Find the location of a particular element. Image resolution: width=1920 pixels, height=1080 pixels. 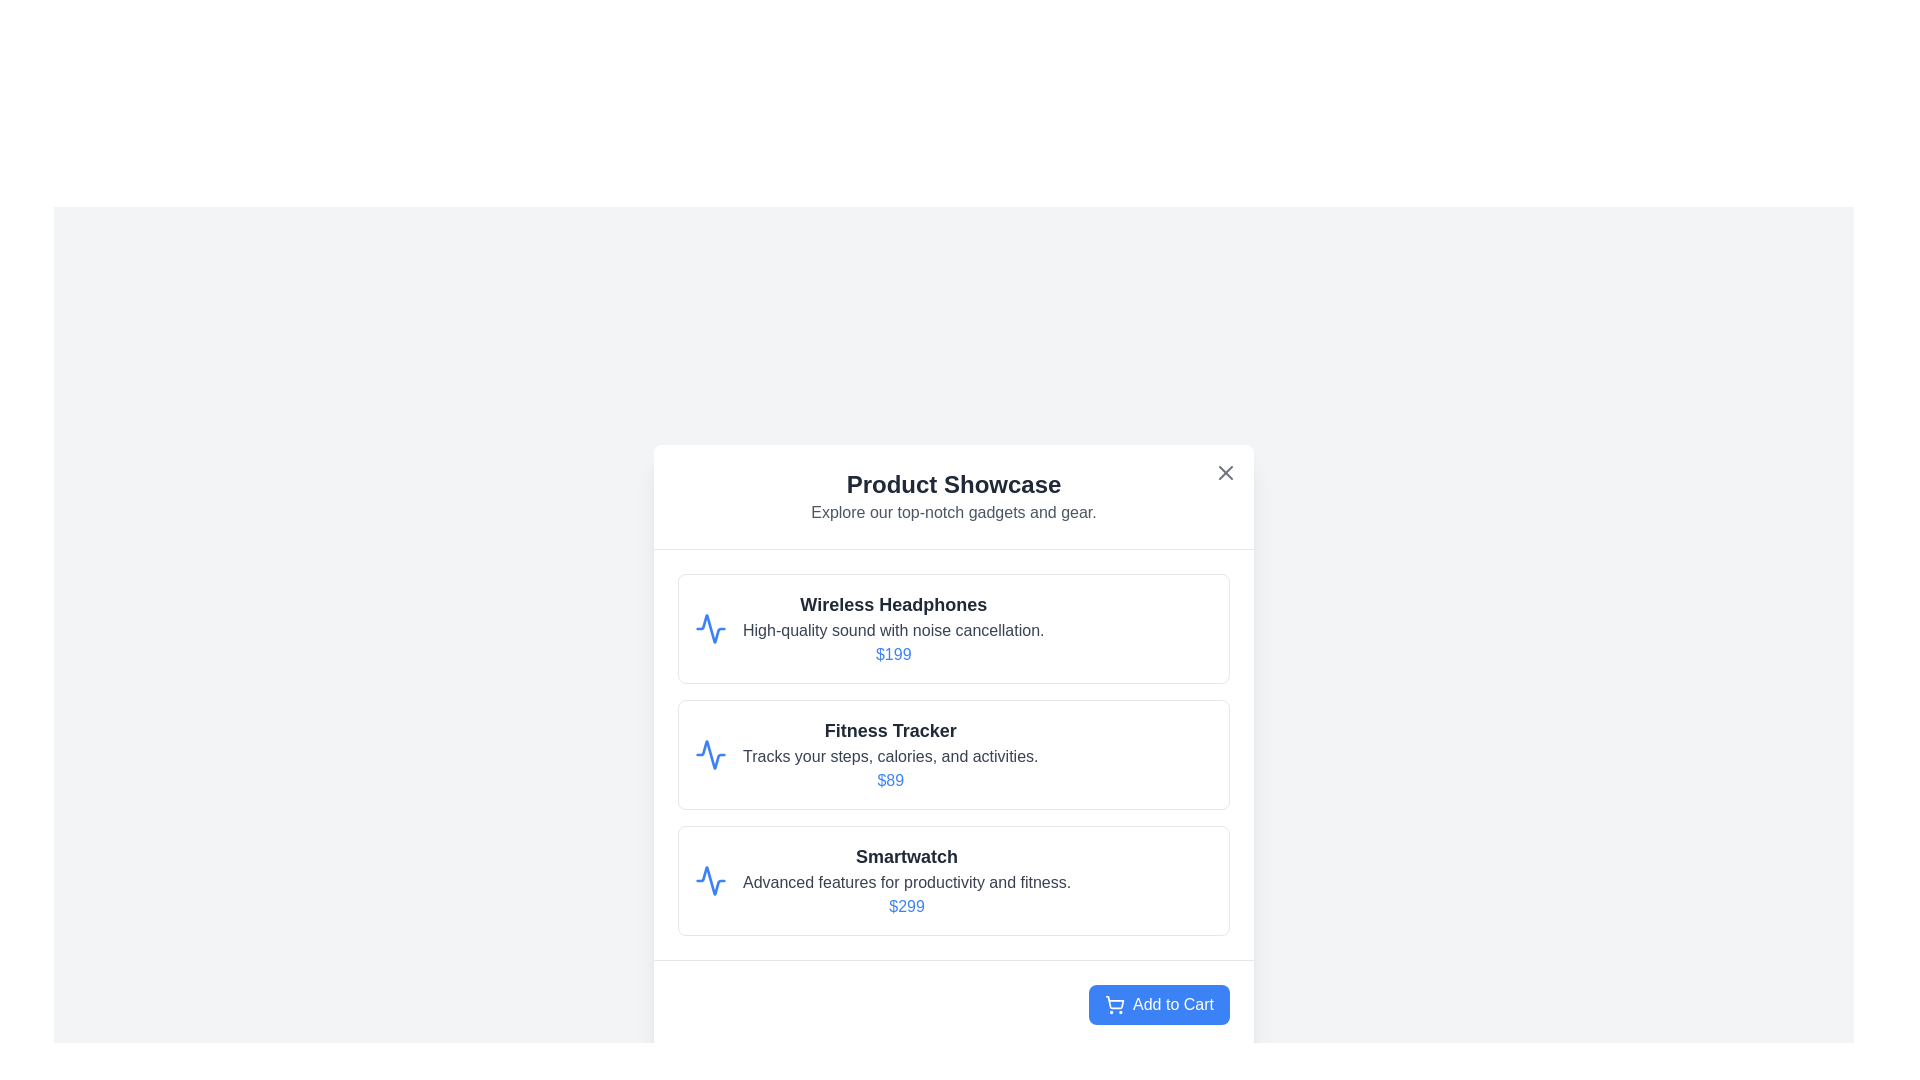

static text that says 'High-quality sound with noise cancellation.' located below the header 'Wireless Headphones' and above the price '$199' in the first product card of the modal is located at coordinates (892, 631).